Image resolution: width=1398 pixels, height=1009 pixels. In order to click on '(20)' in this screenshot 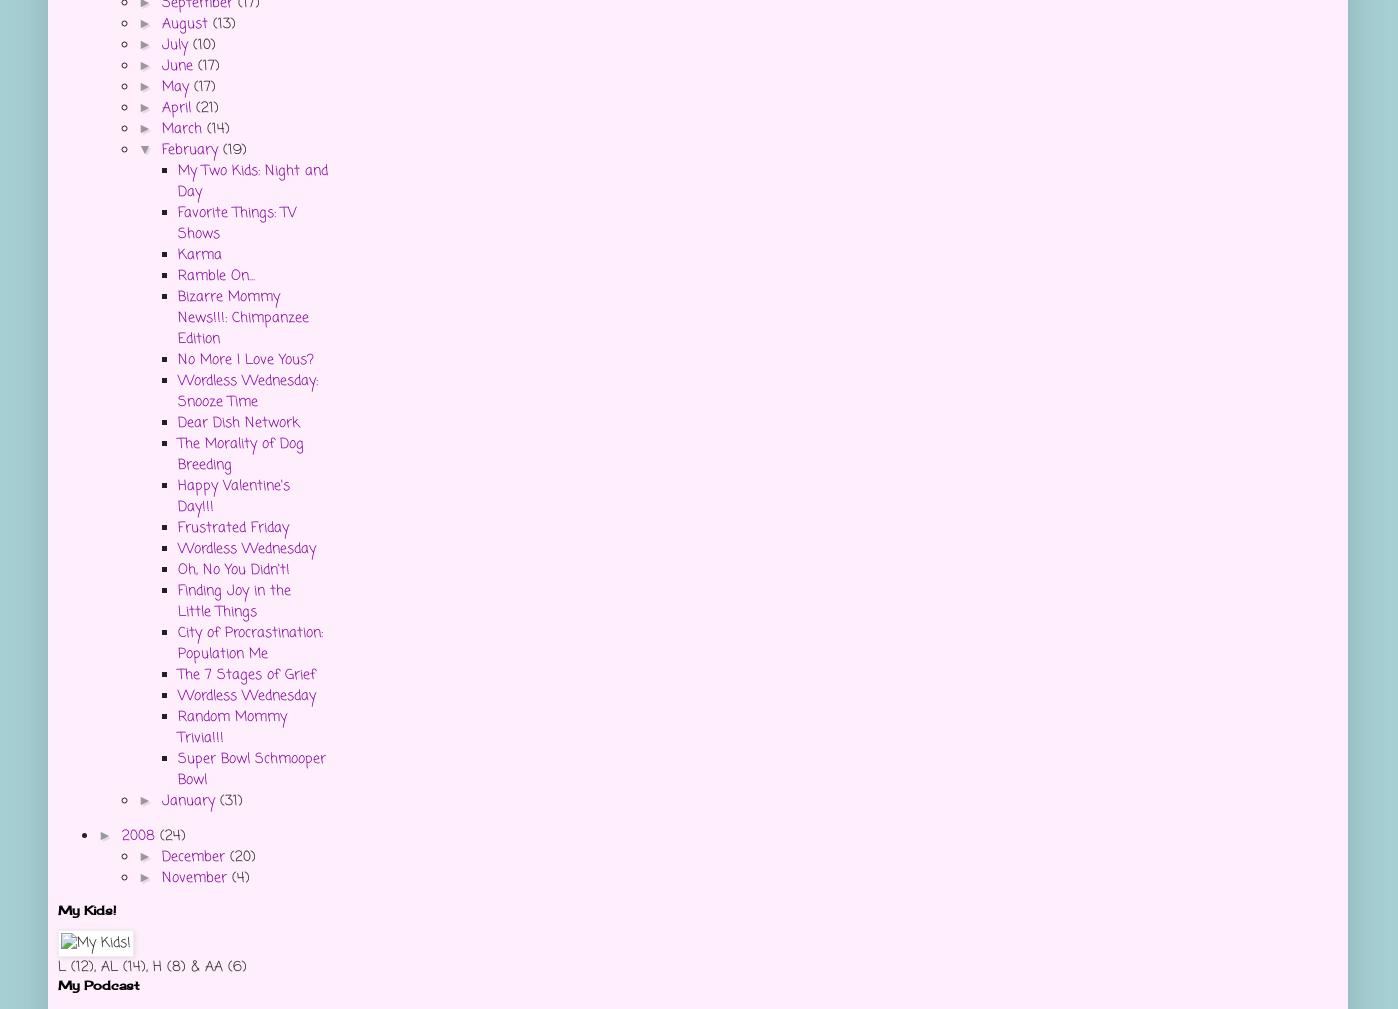, I will do `click(241, 857)`.